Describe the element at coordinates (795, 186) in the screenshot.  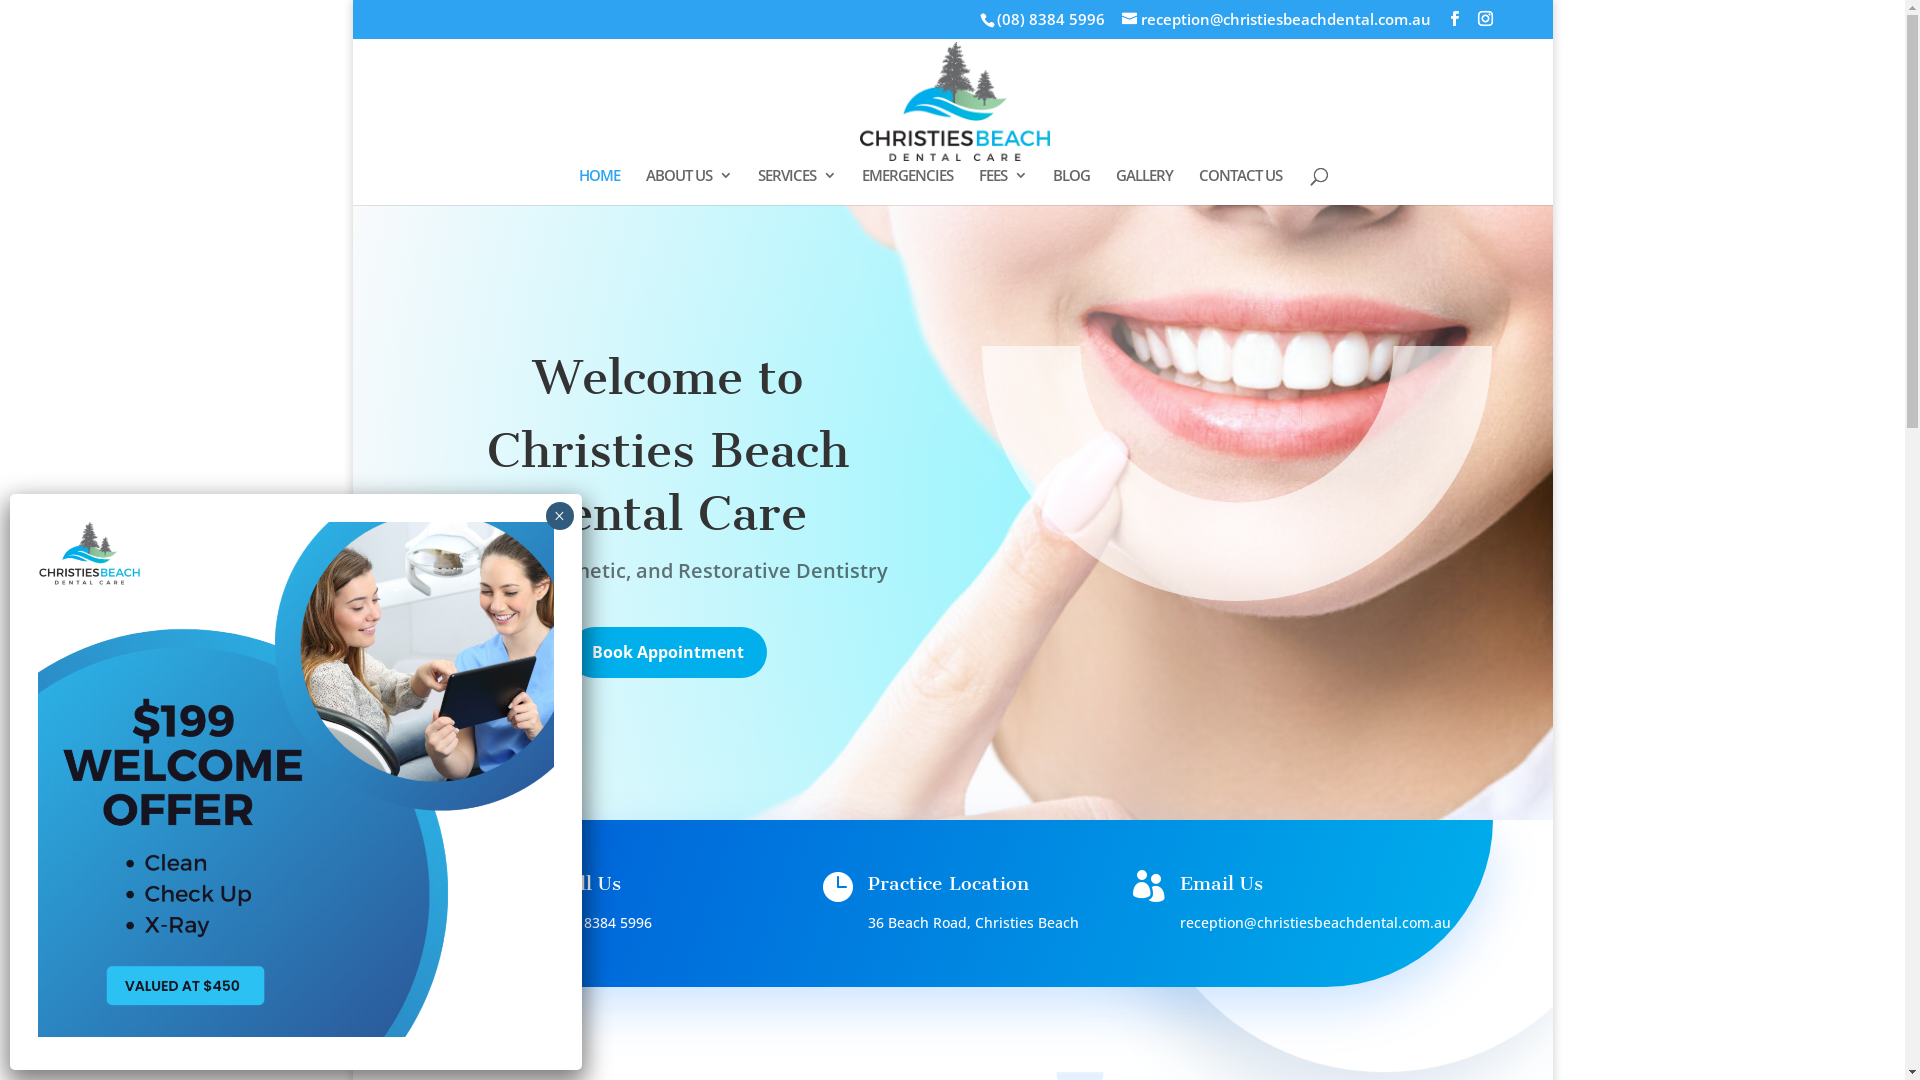
I see `'SERVICES'` at that location.